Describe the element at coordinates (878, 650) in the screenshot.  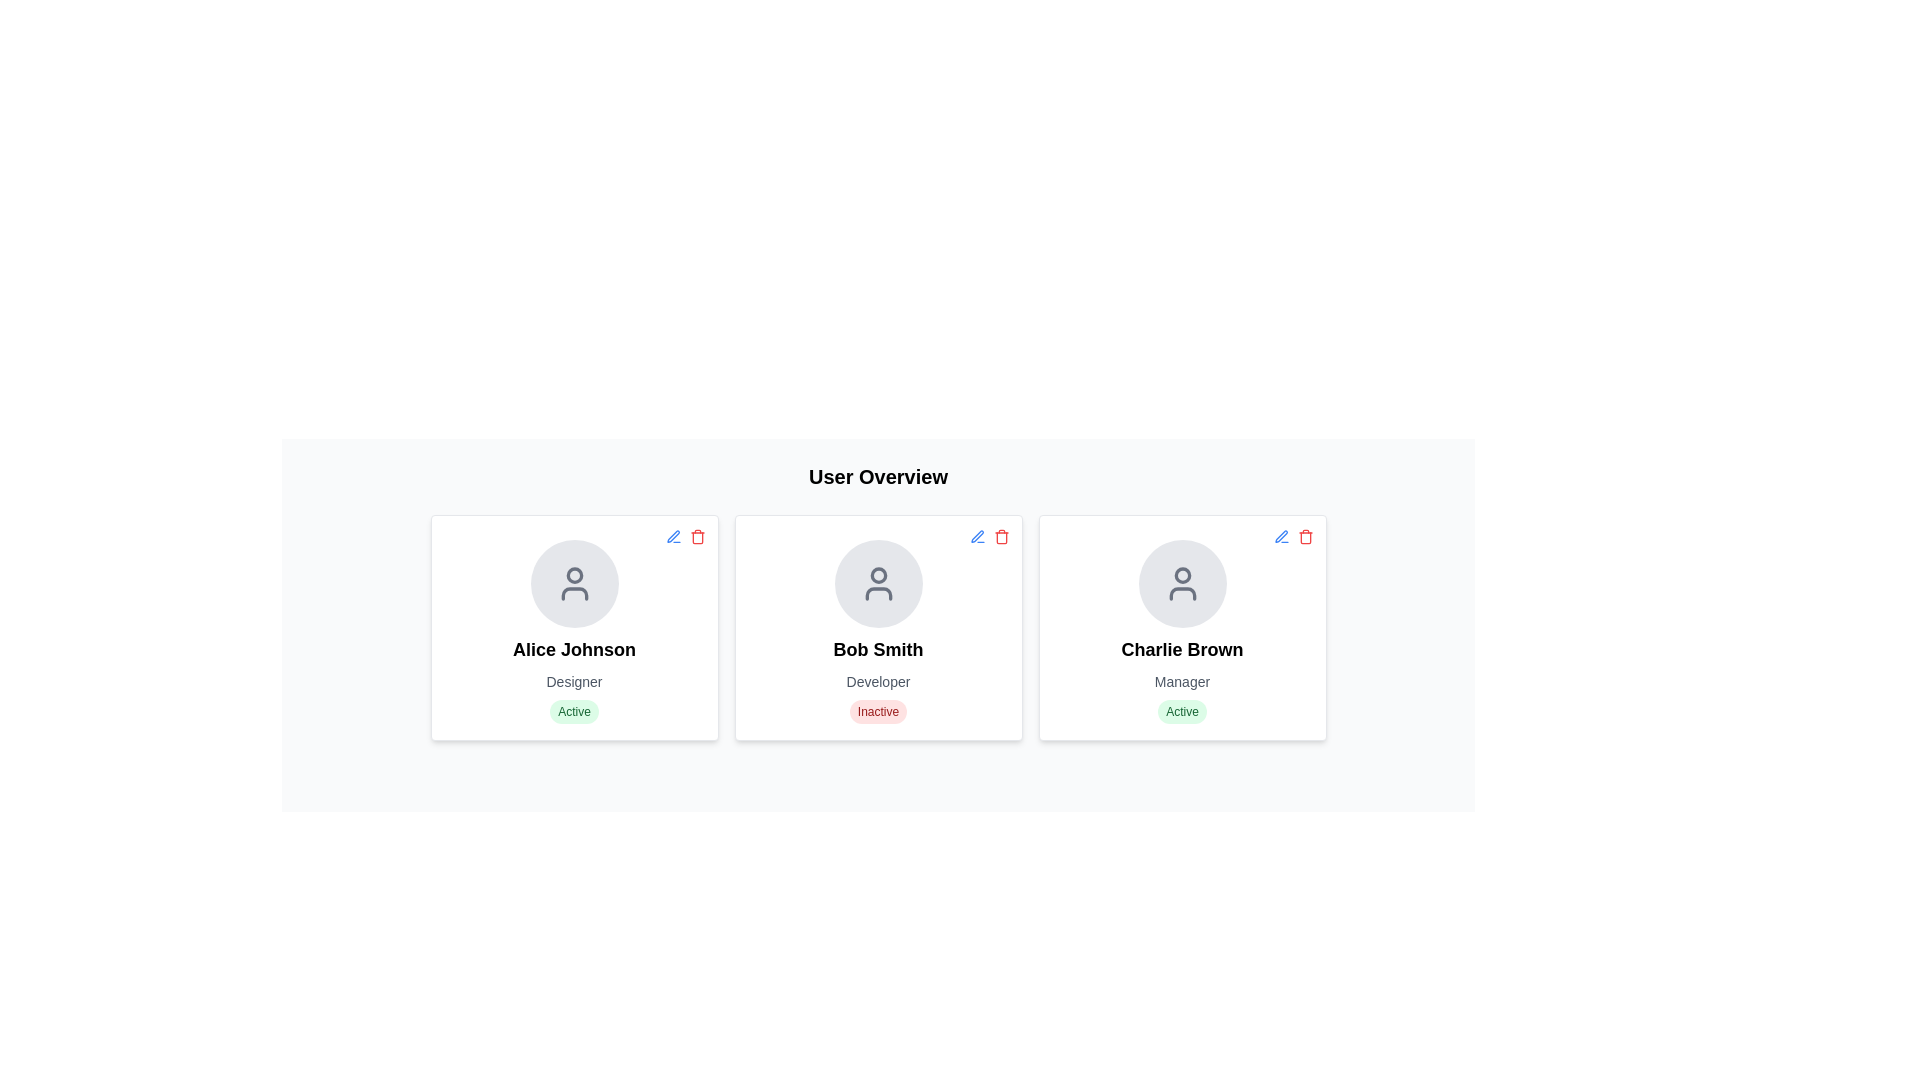
I see `the text label displaying 'Bob Smith', which is prominently styled in bold and larger font, located in the middle card of a three-card layout` at that location.